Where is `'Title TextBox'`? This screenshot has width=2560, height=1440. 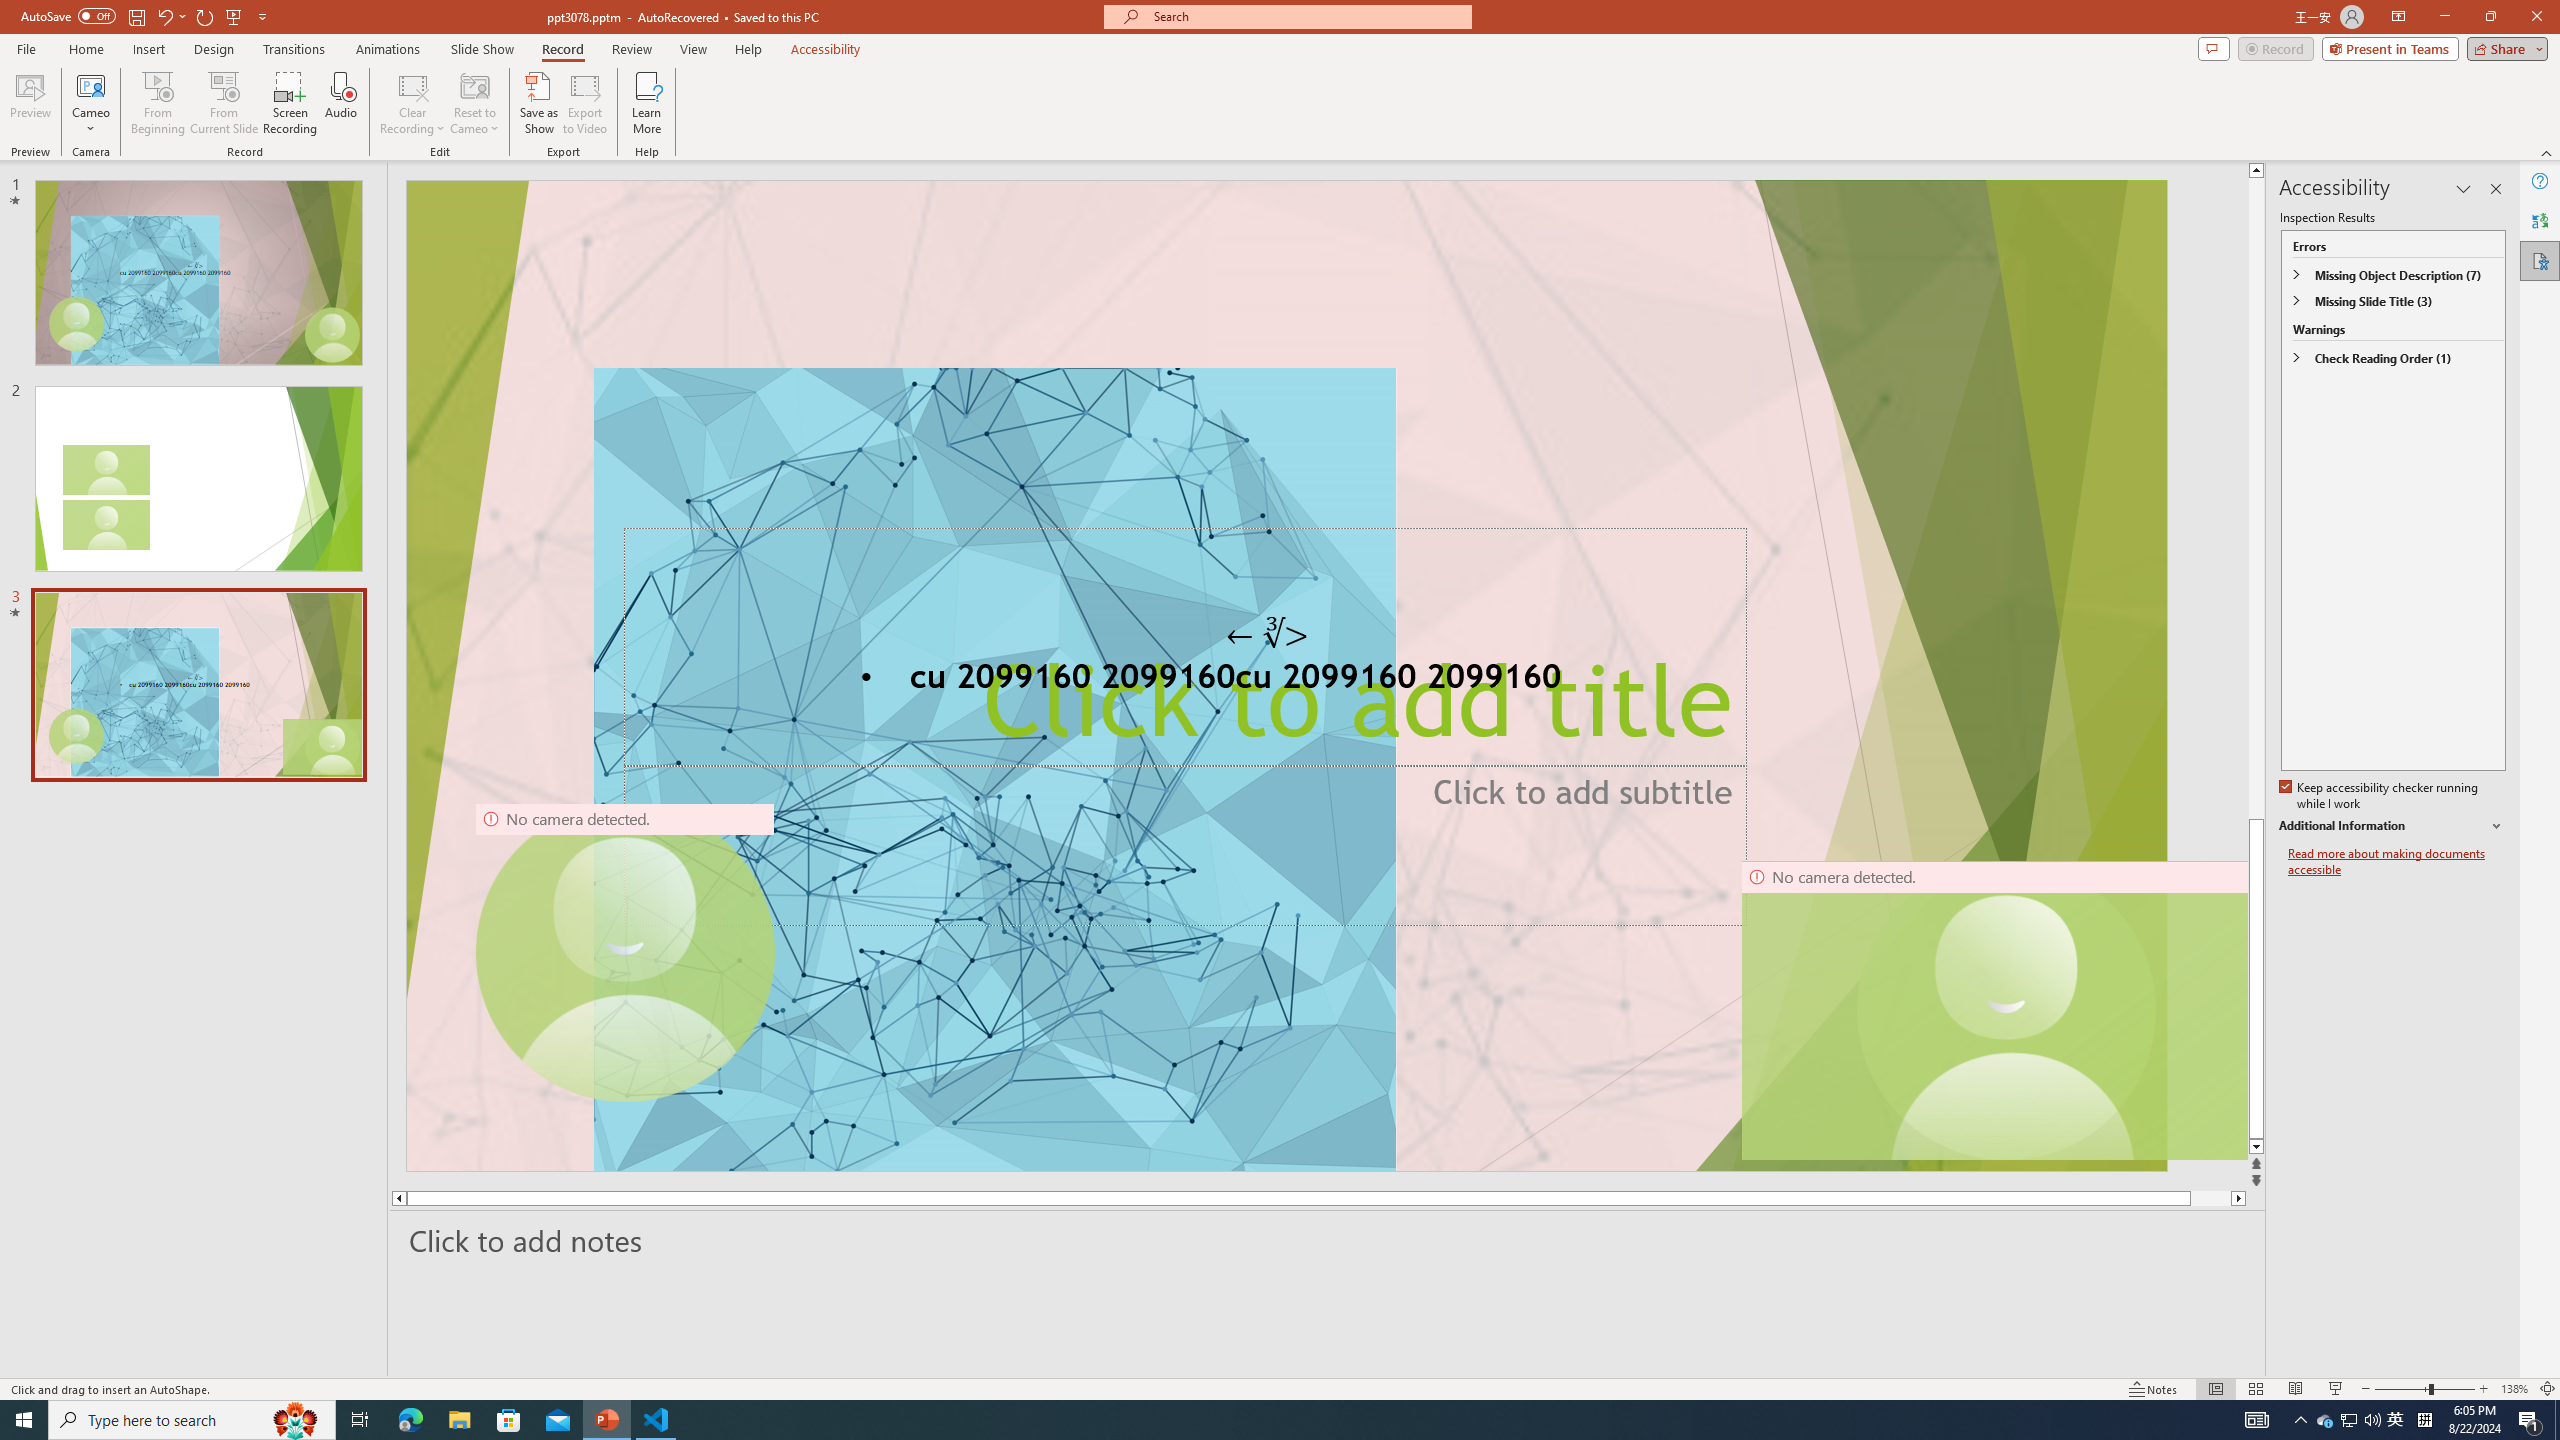
'Title TextBox' is located at coordinates (1185, 647).